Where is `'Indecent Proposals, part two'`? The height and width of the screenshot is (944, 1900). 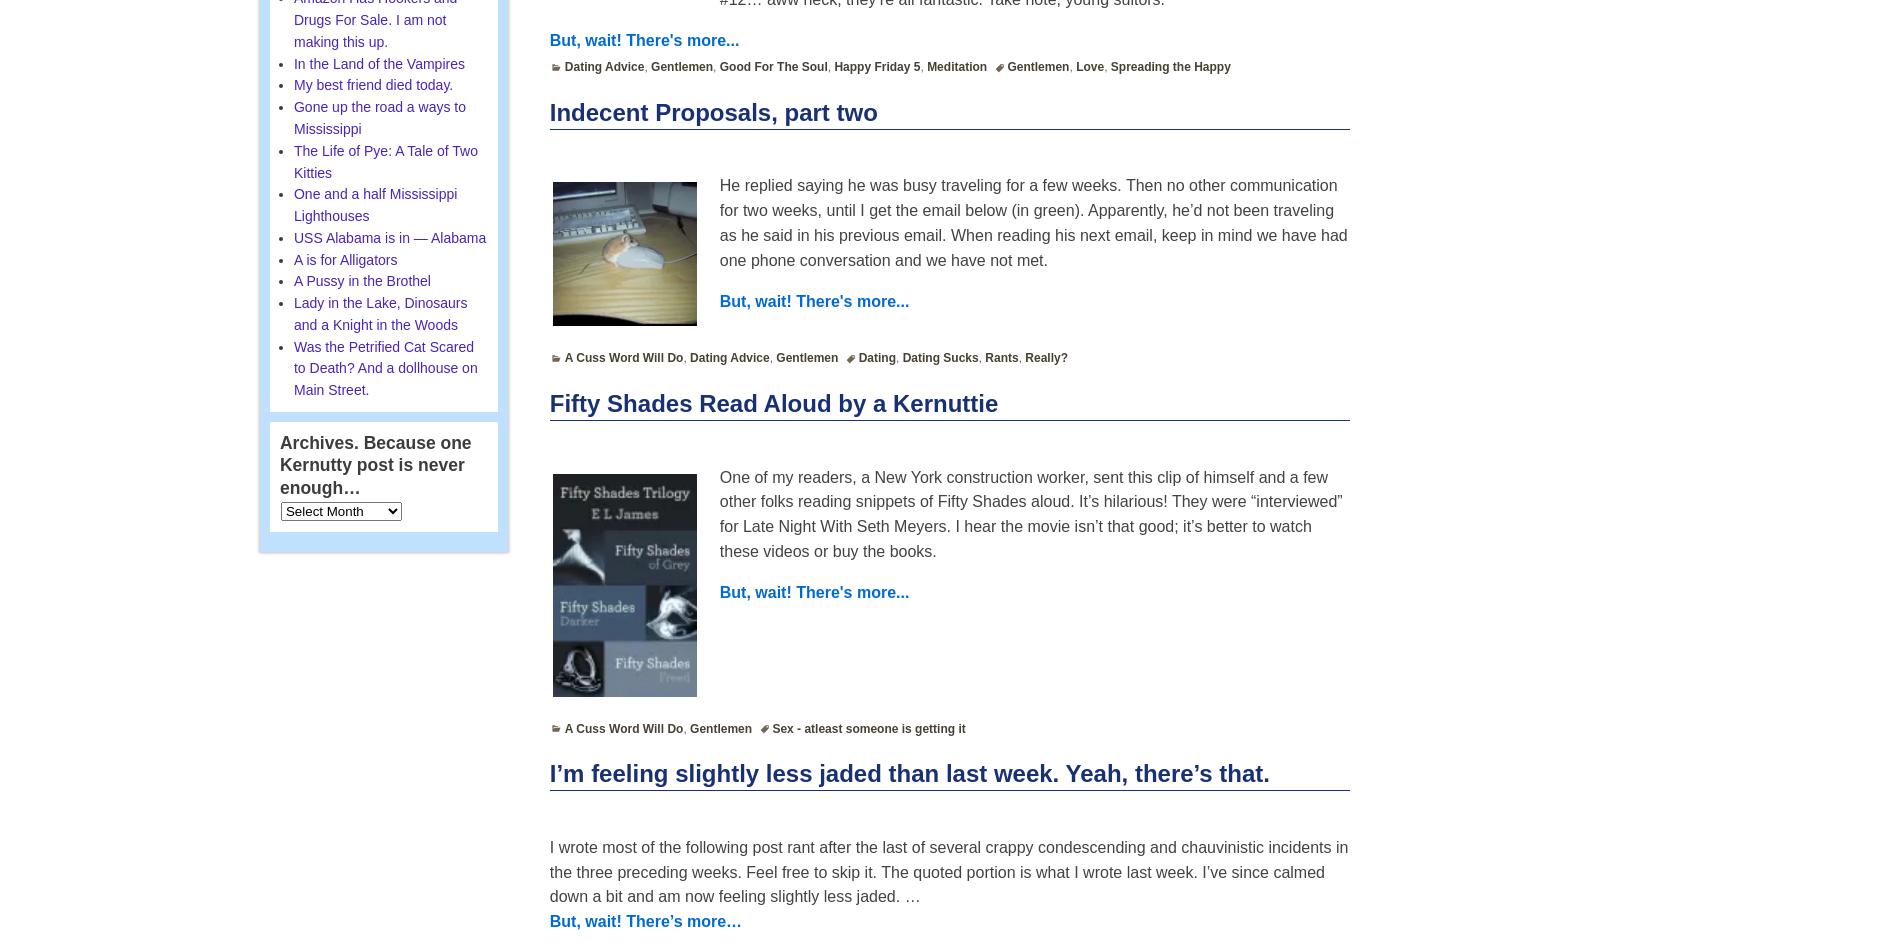
'Indecent Proposals, part two' is located at coordinates (712, 110).